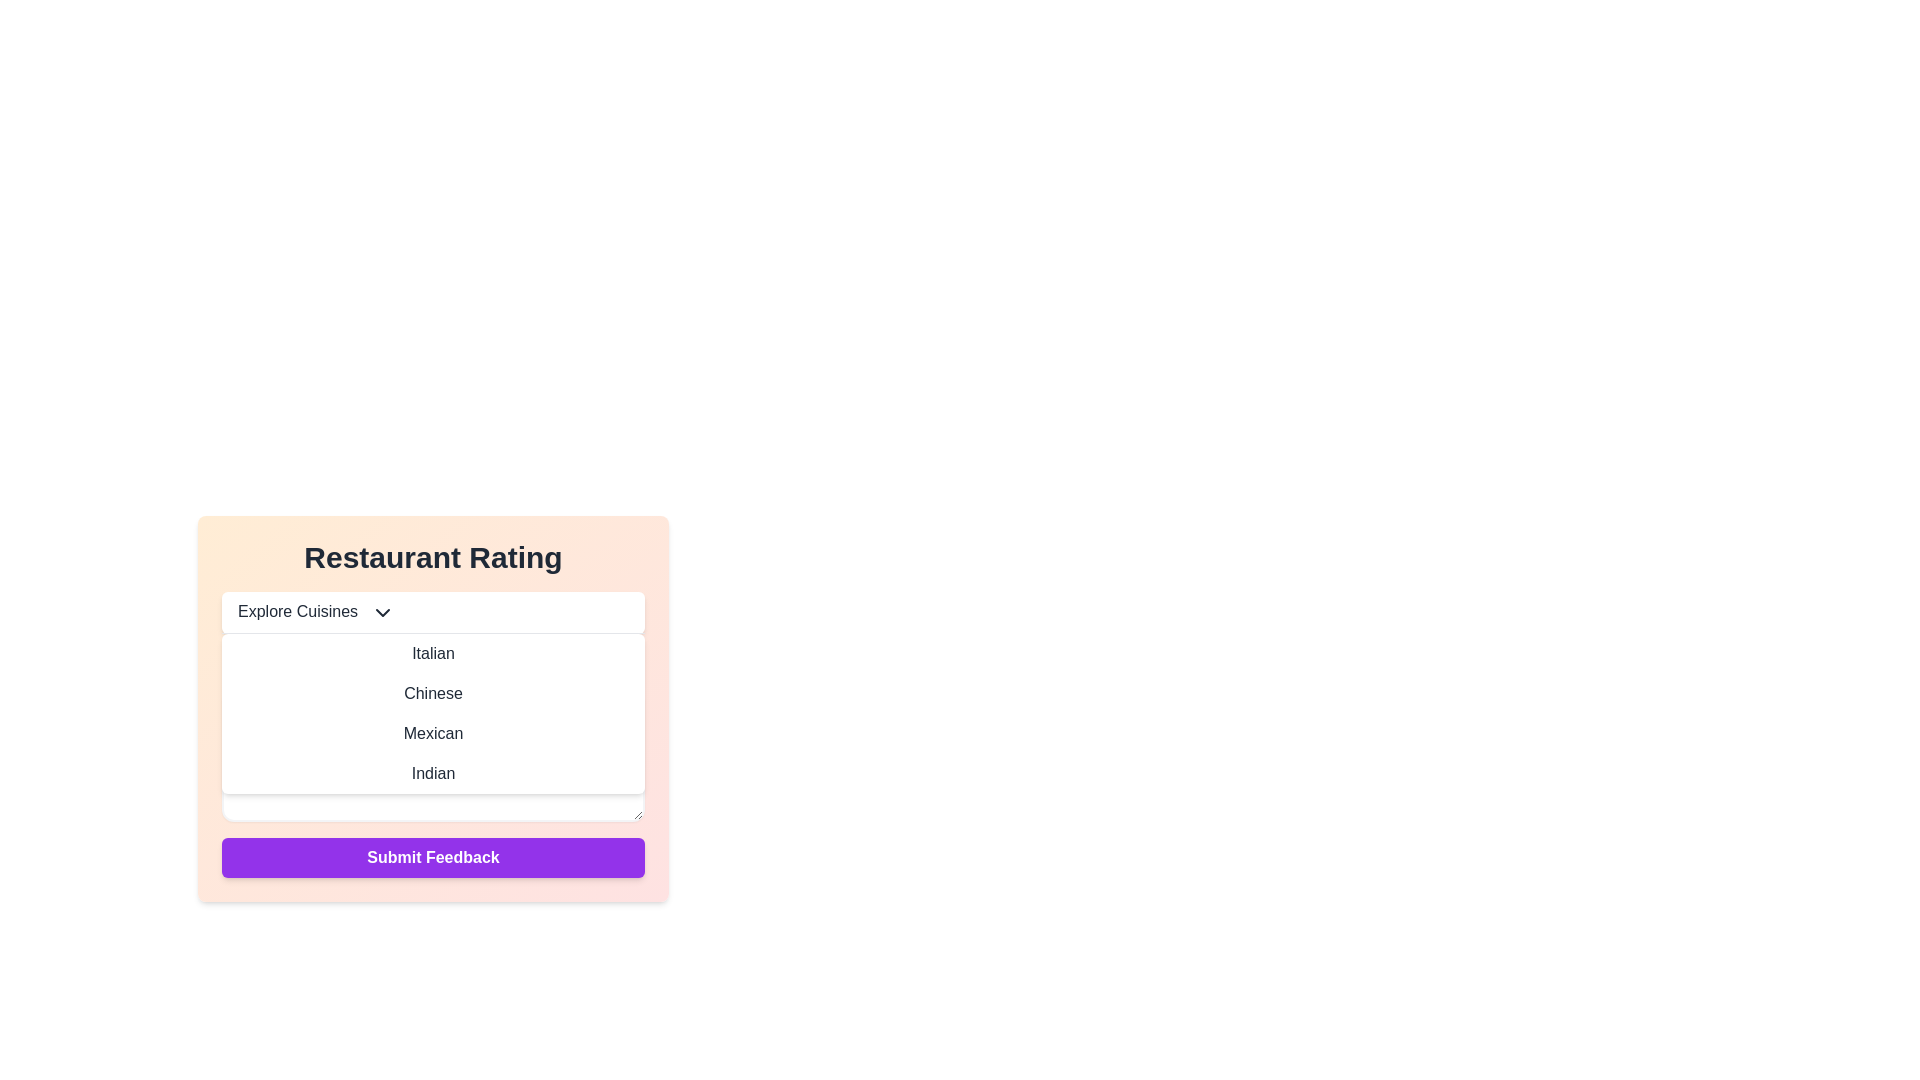 This screenshot has width=1920, height=1080. What do you see at coordinates (432, 772) in the screenshot?
I see `the dropdown menu item labeled 'Indian'` at bounding box center [432, 772].